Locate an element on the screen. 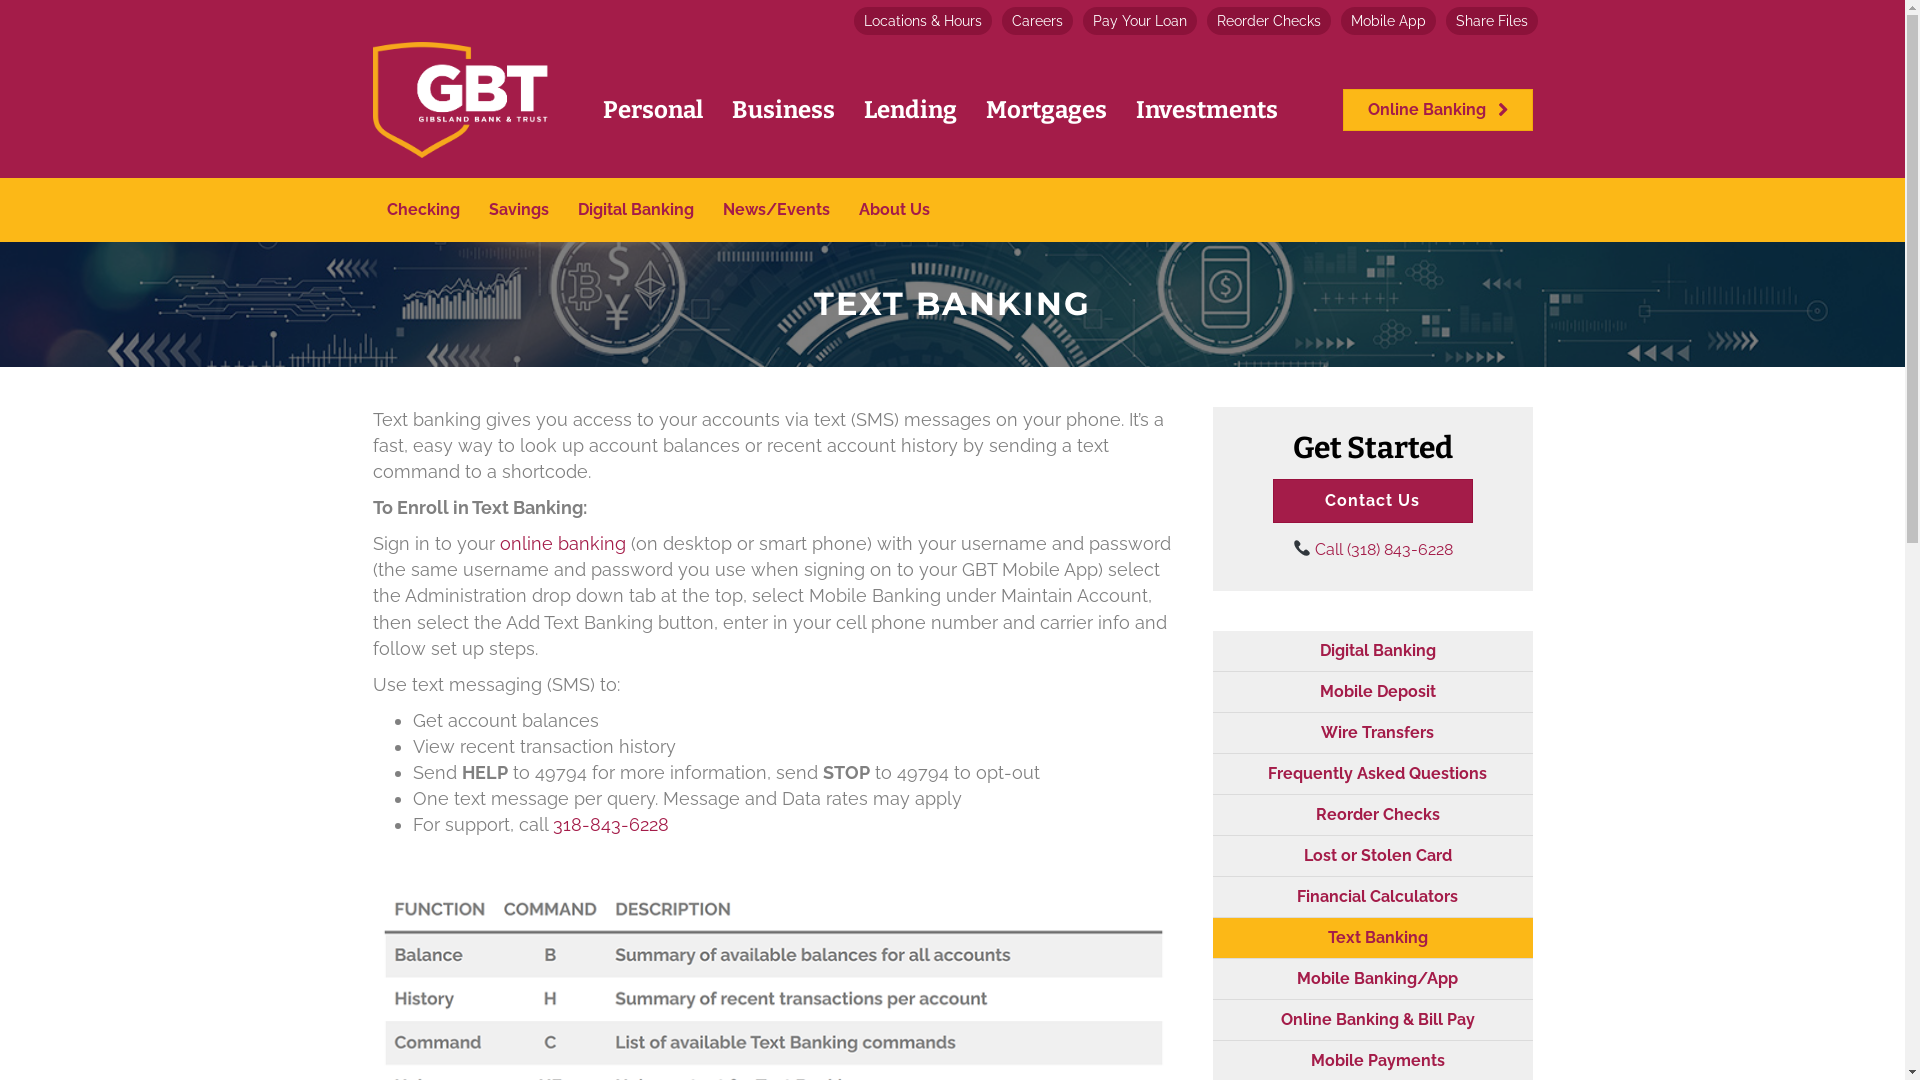  '318-843-6228' is located at coordinates (608, 824).